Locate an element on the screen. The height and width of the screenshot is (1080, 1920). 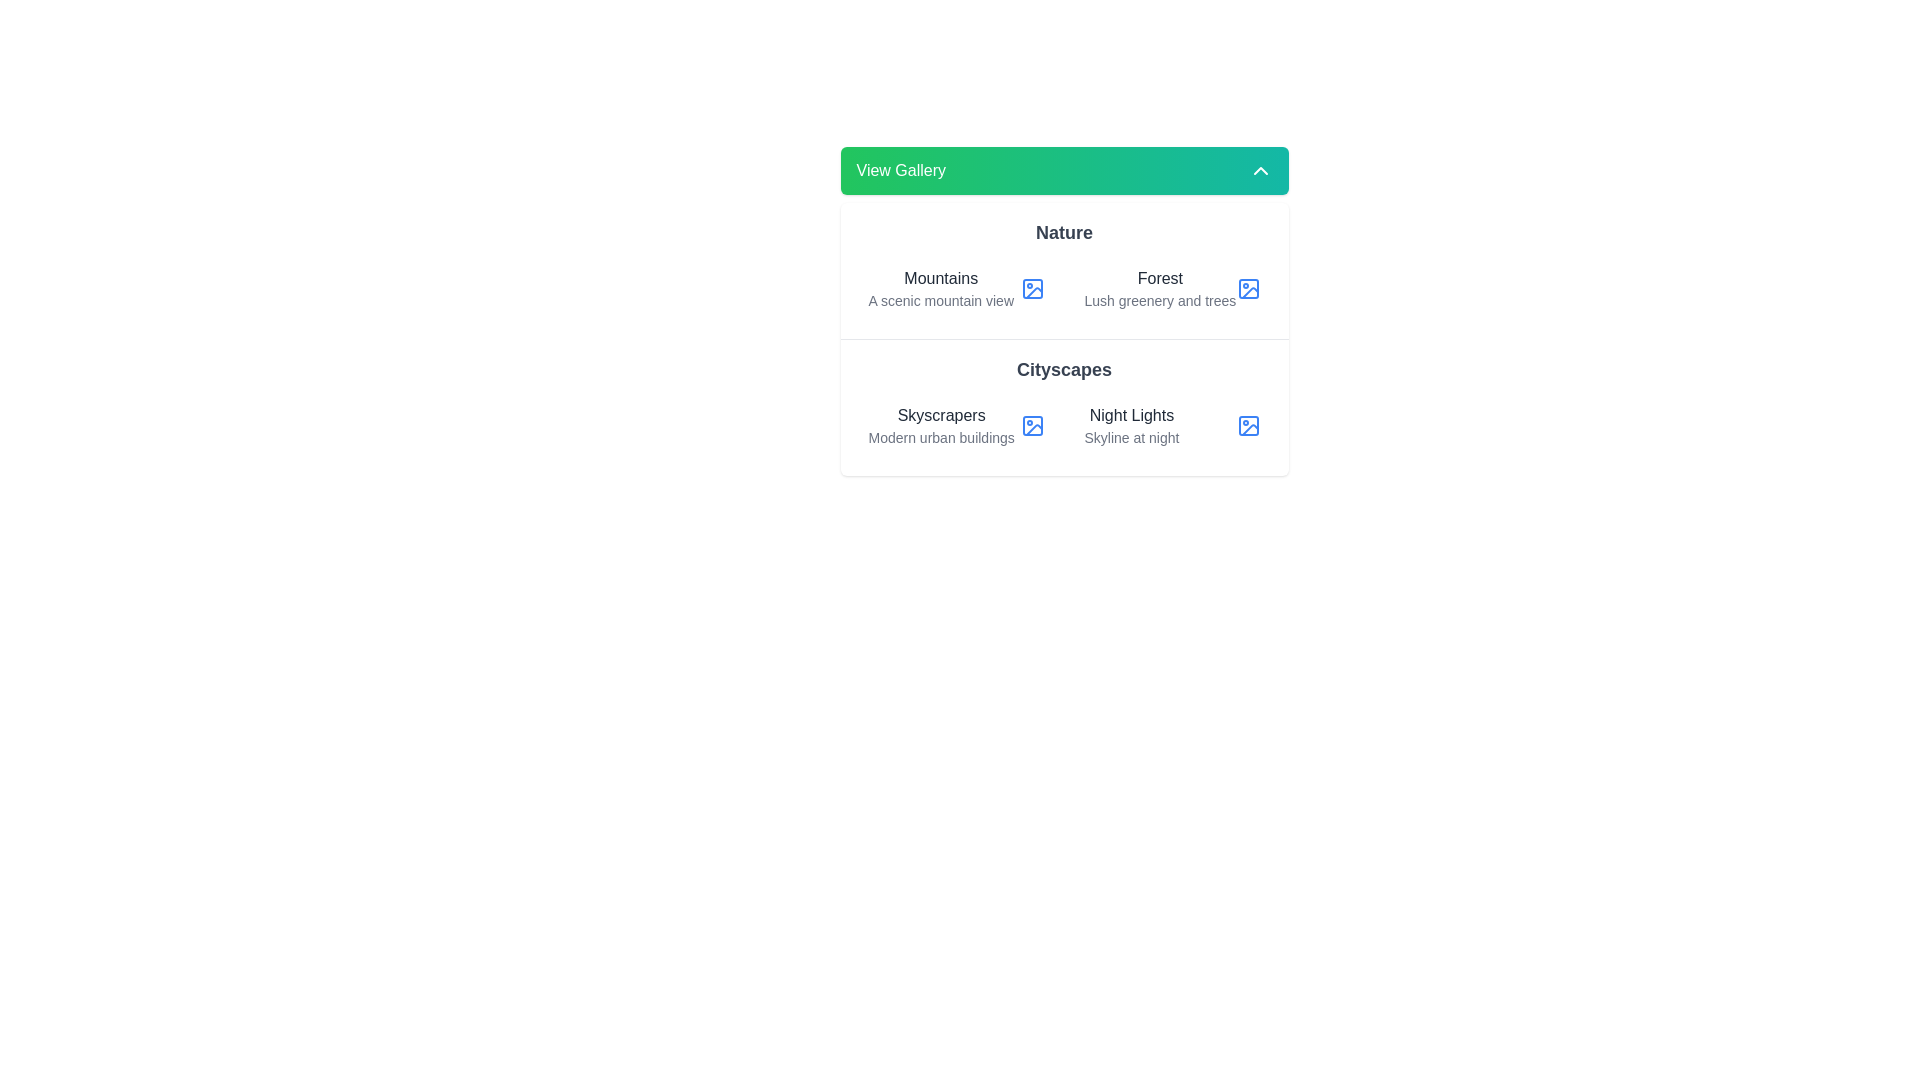
the small blue square icon located to the right of the 'Night Lights' text within the 'Cityscapes' section is located at coordinates (1247, 424).